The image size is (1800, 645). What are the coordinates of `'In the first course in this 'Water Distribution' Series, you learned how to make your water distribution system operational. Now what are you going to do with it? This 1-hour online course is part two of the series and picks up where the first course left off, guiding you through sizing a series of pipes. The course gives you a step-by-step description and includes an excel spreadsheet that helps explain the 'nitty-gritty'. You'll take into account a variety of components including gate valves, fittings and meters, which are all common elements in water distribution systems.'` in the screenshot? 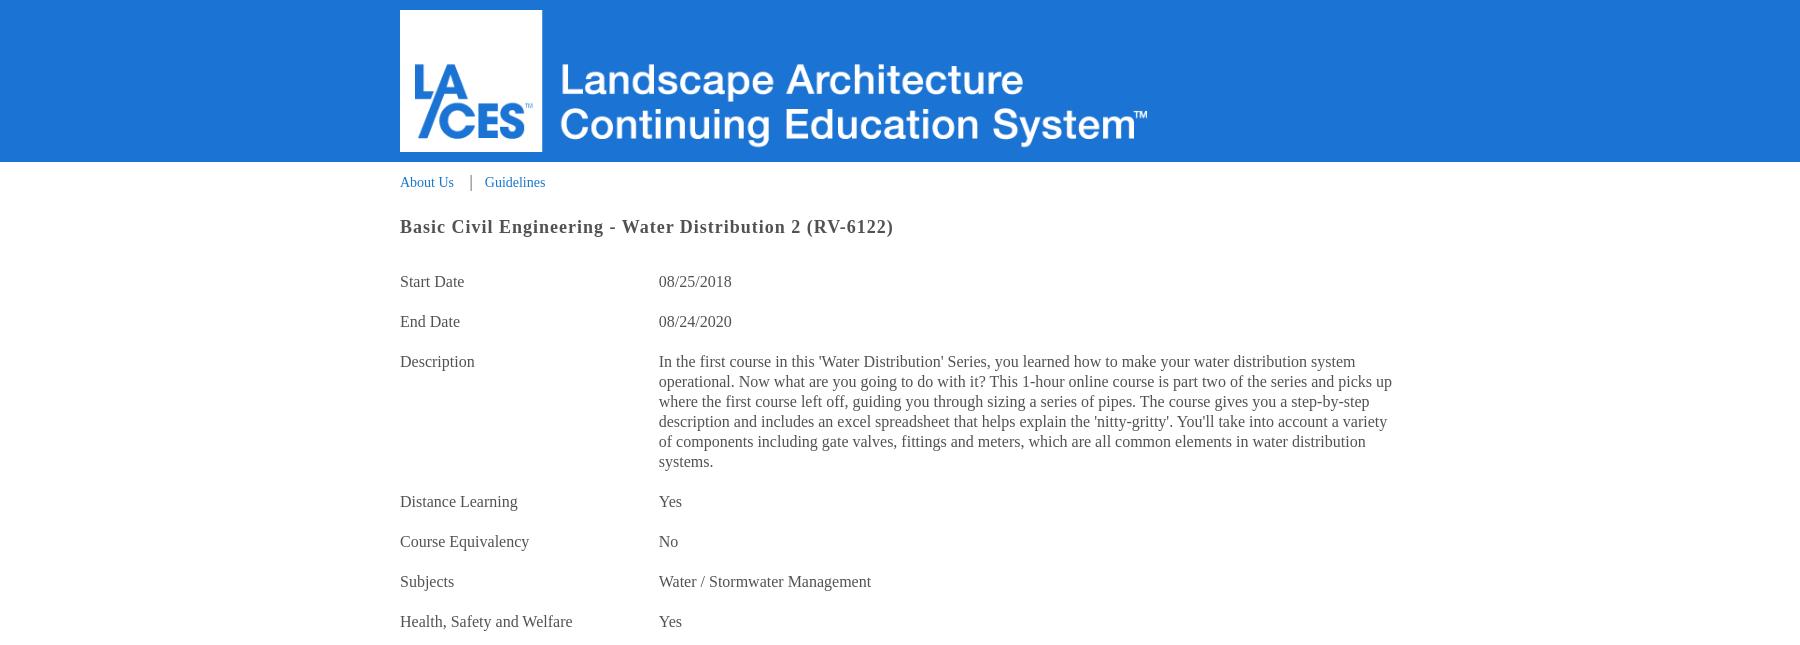 It's located at (1024, 411).